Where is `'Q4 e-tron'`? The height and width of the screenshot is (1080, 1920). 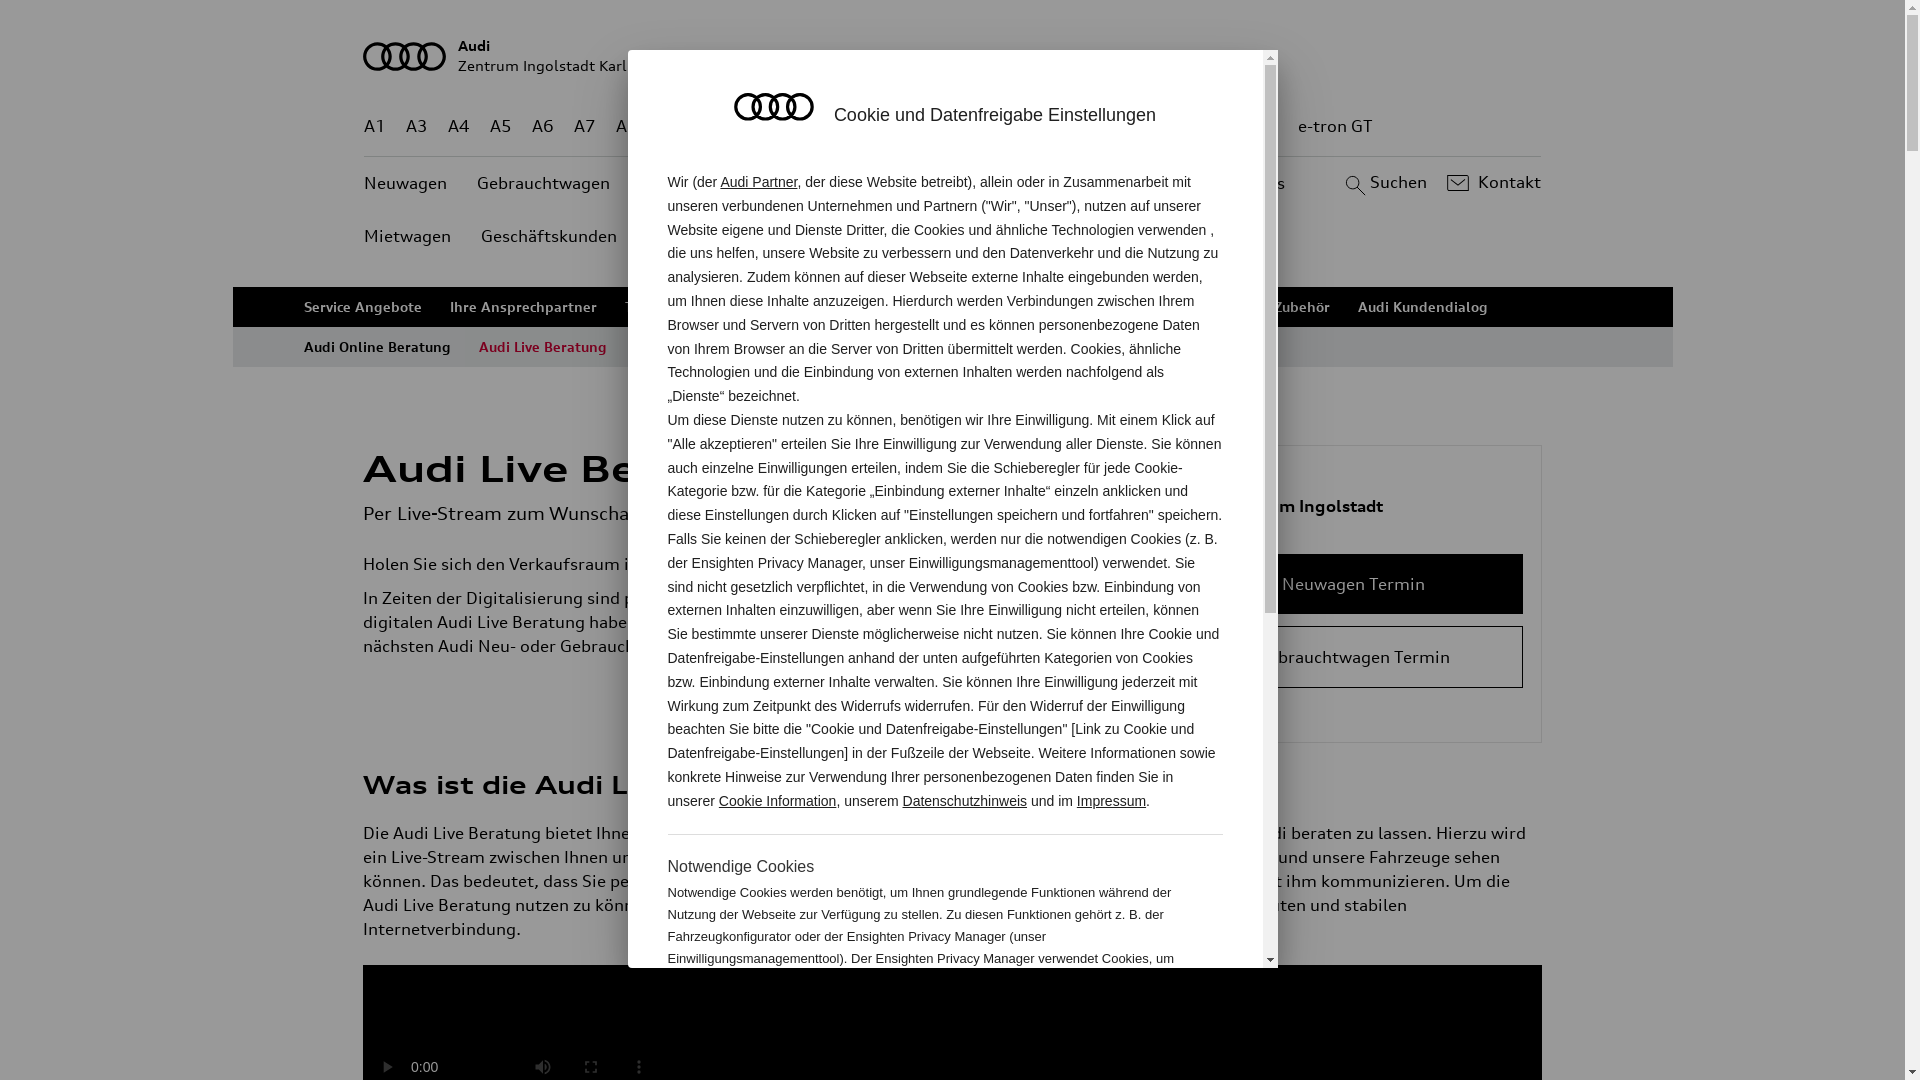
'Q4 e-tron' is located at coordinates (743, 126).